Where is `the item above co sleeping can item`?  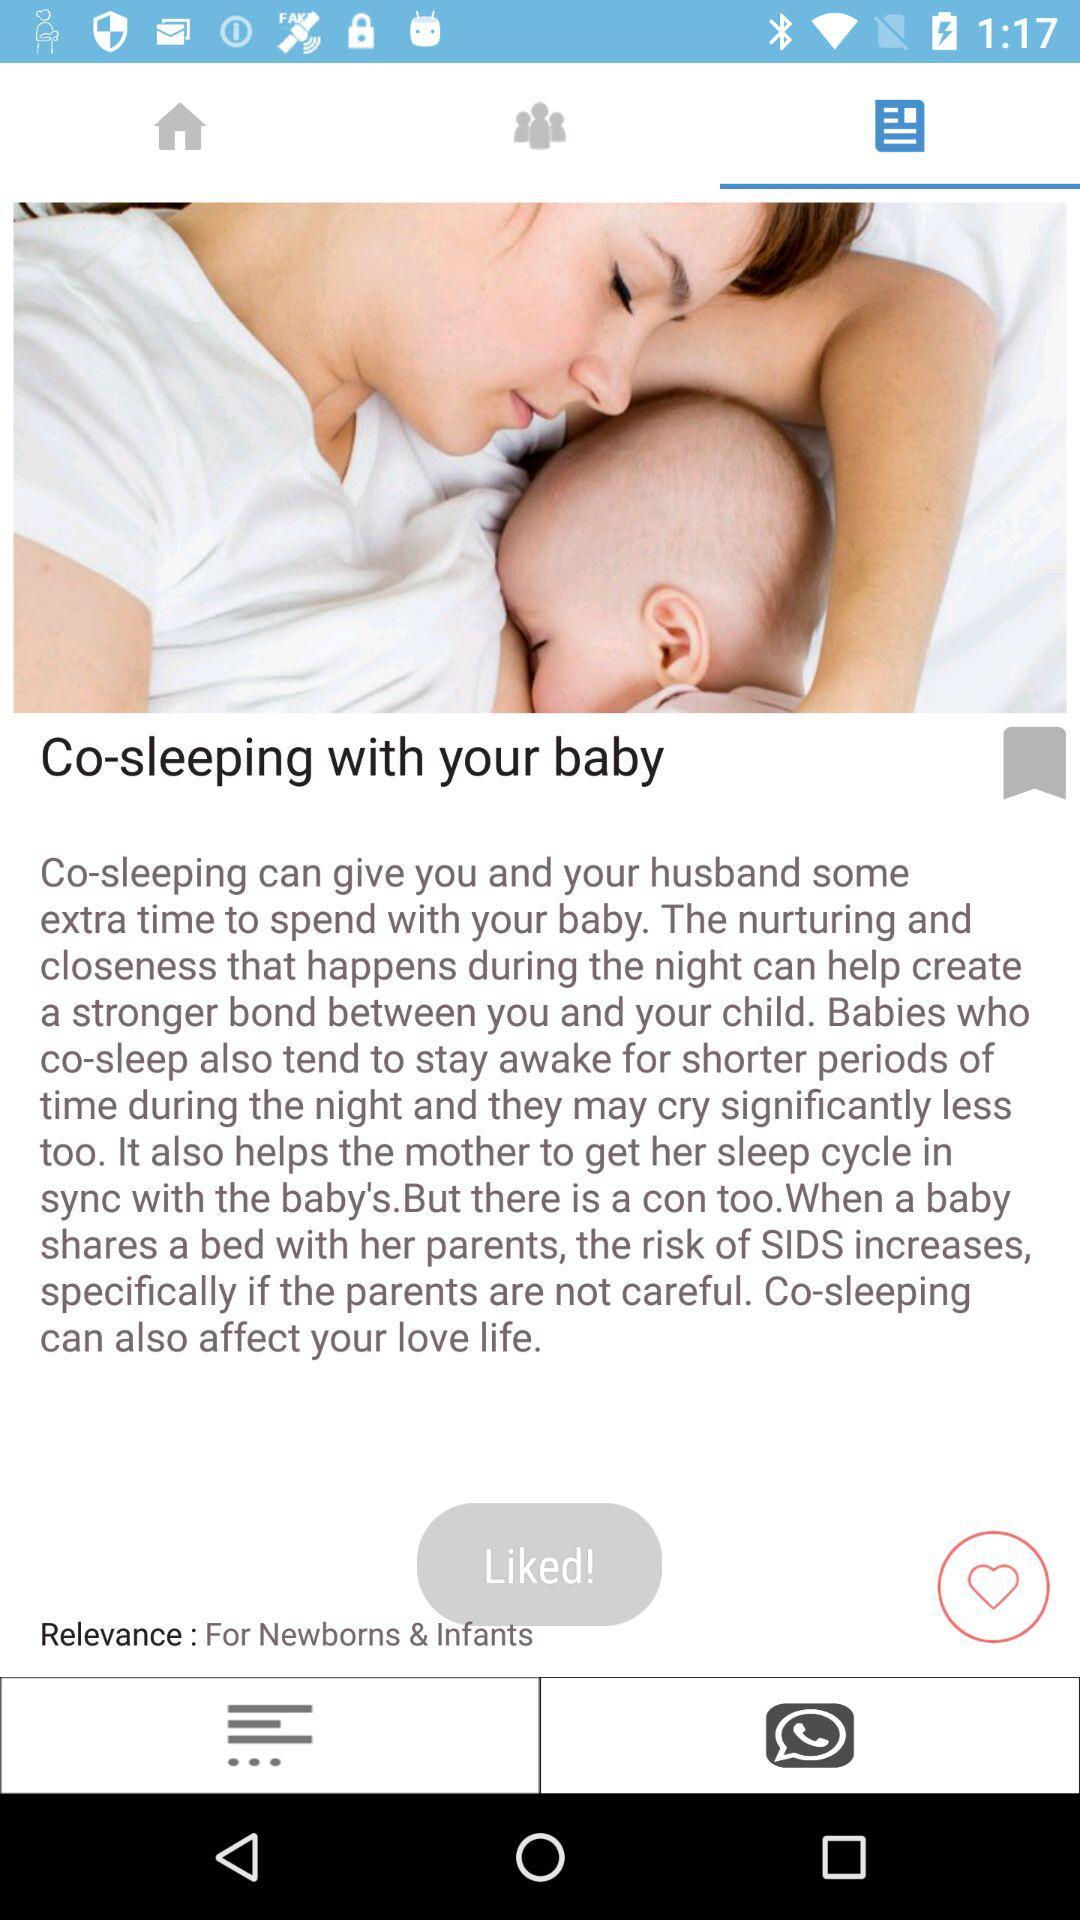
the item above co sleeping can item is located at coordinates (1034, 762).